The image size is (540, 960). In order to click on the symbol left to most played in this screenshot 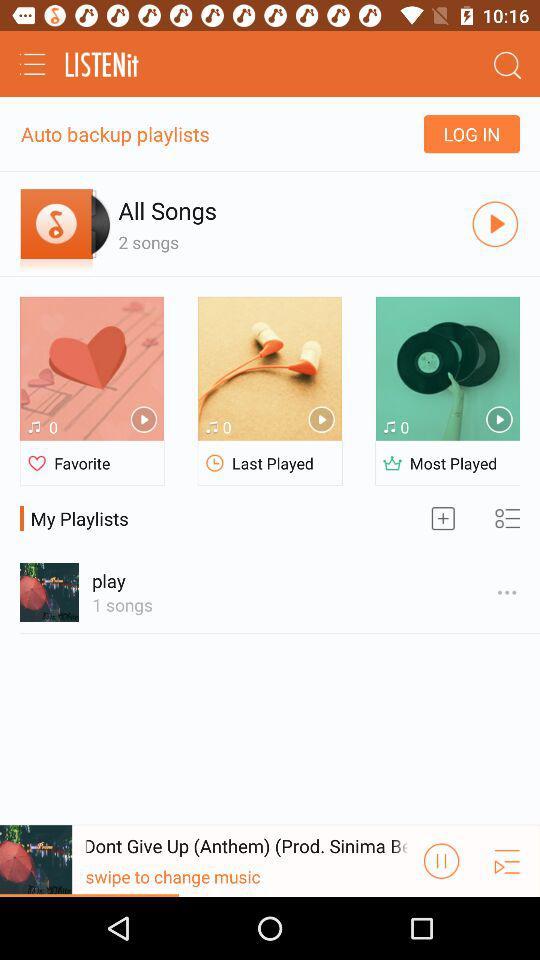, I will do `click(392, 463)`.